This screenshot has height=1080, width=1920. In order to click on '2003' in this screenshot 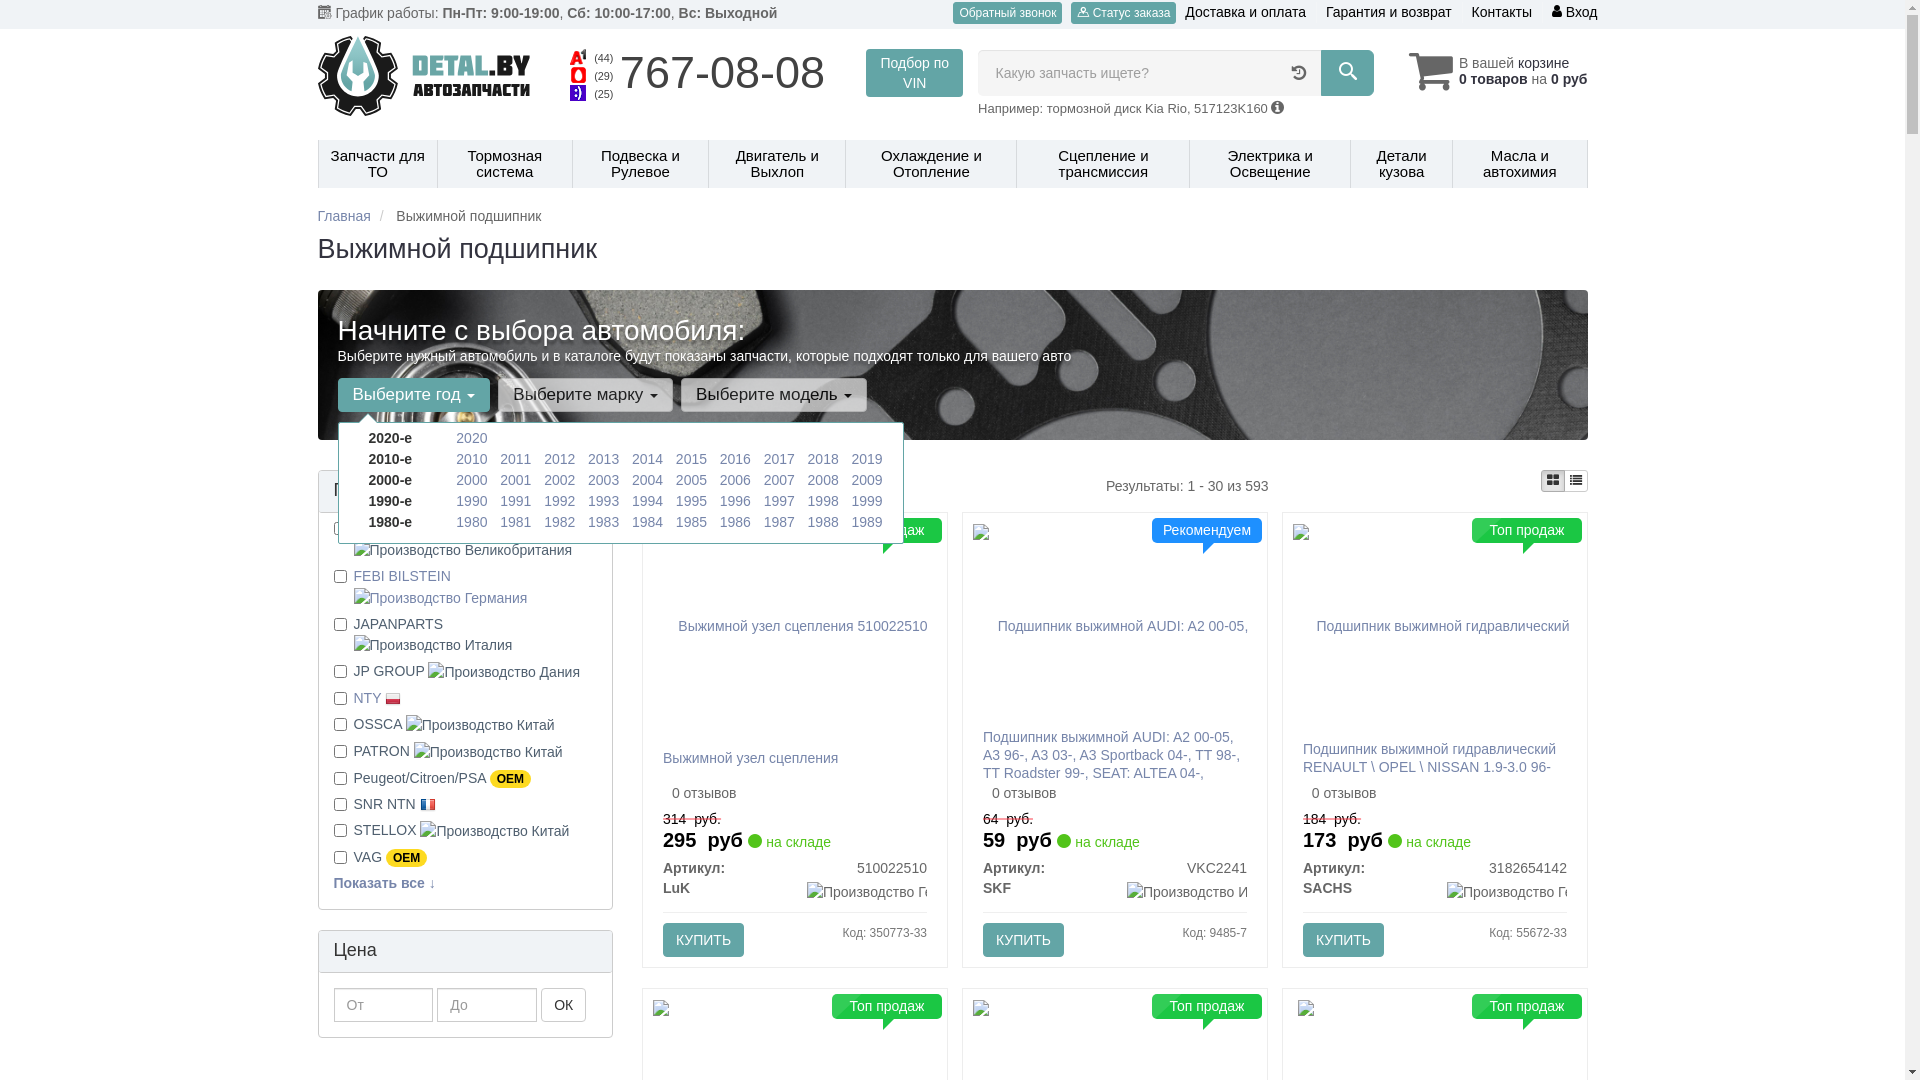, I will do `click(587, 479)`.